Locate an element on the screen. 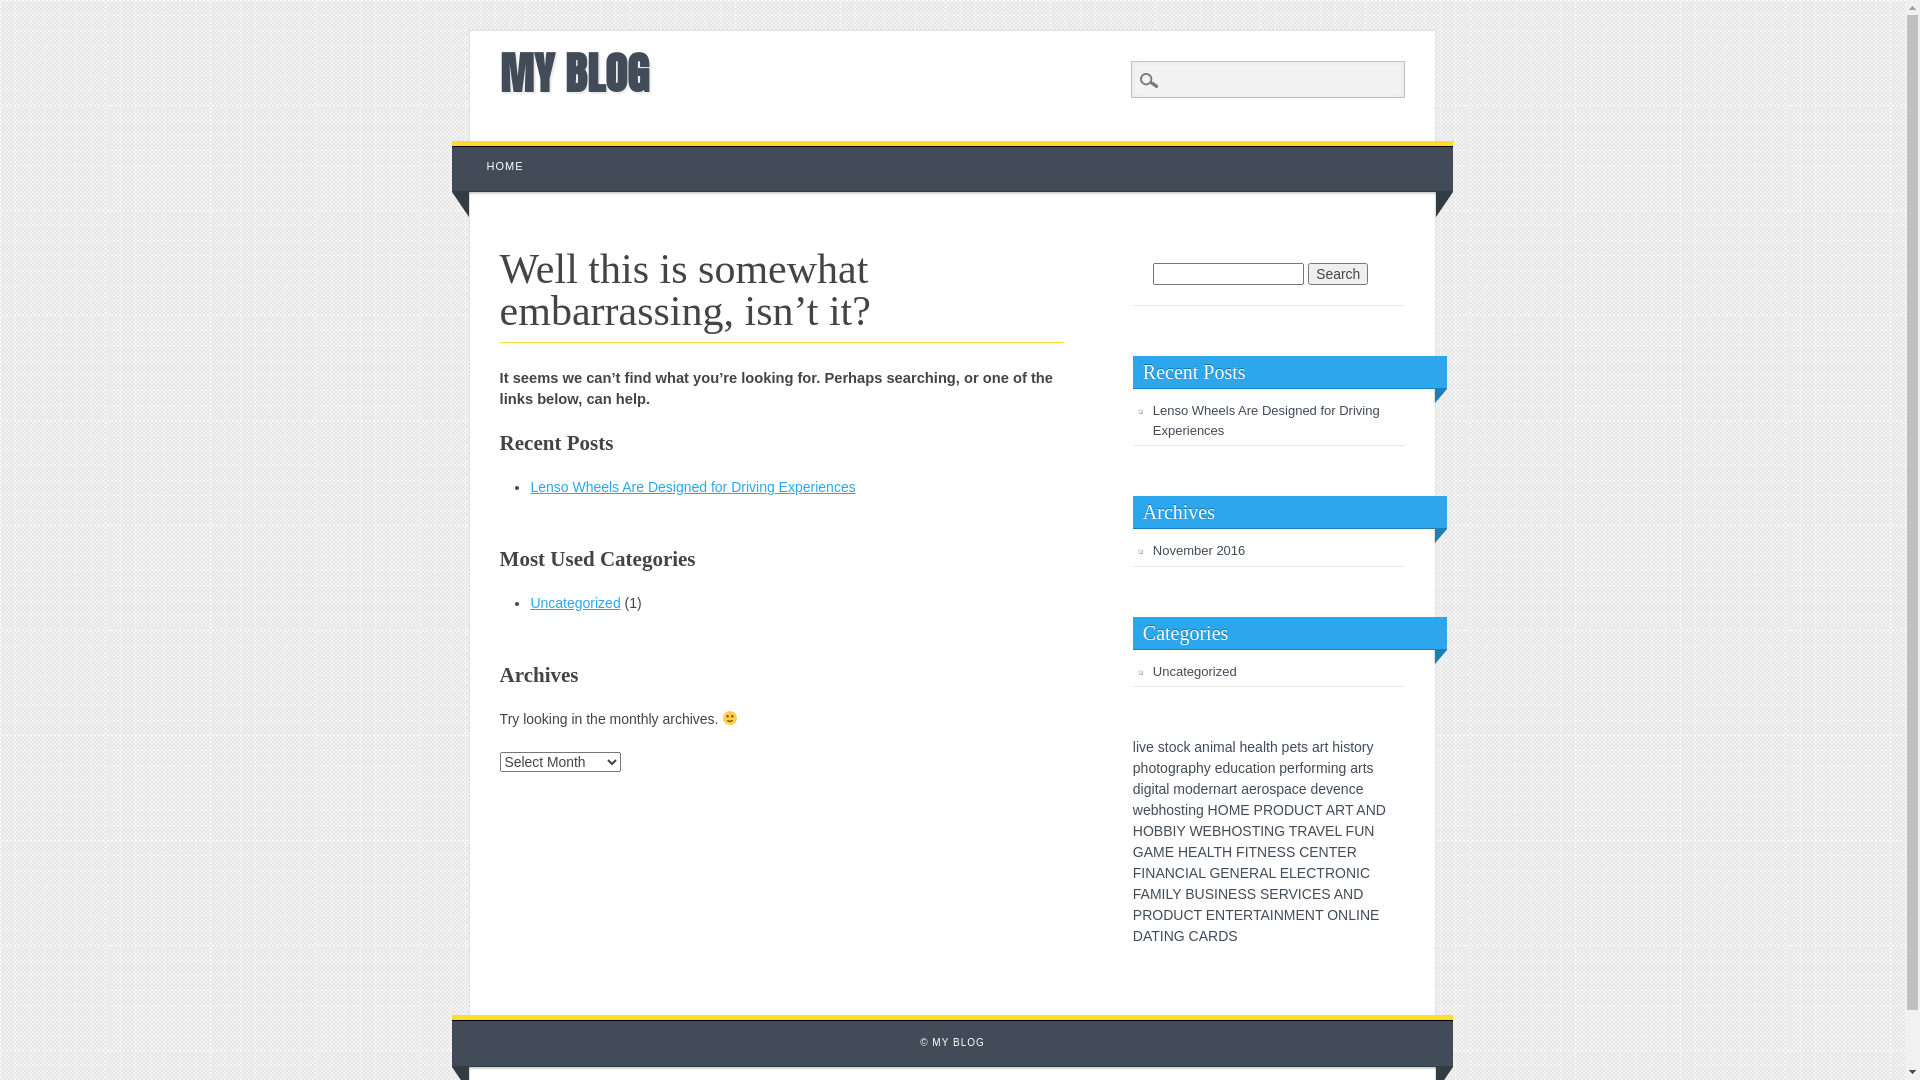  'v' is located at coordinates (1142, 747).